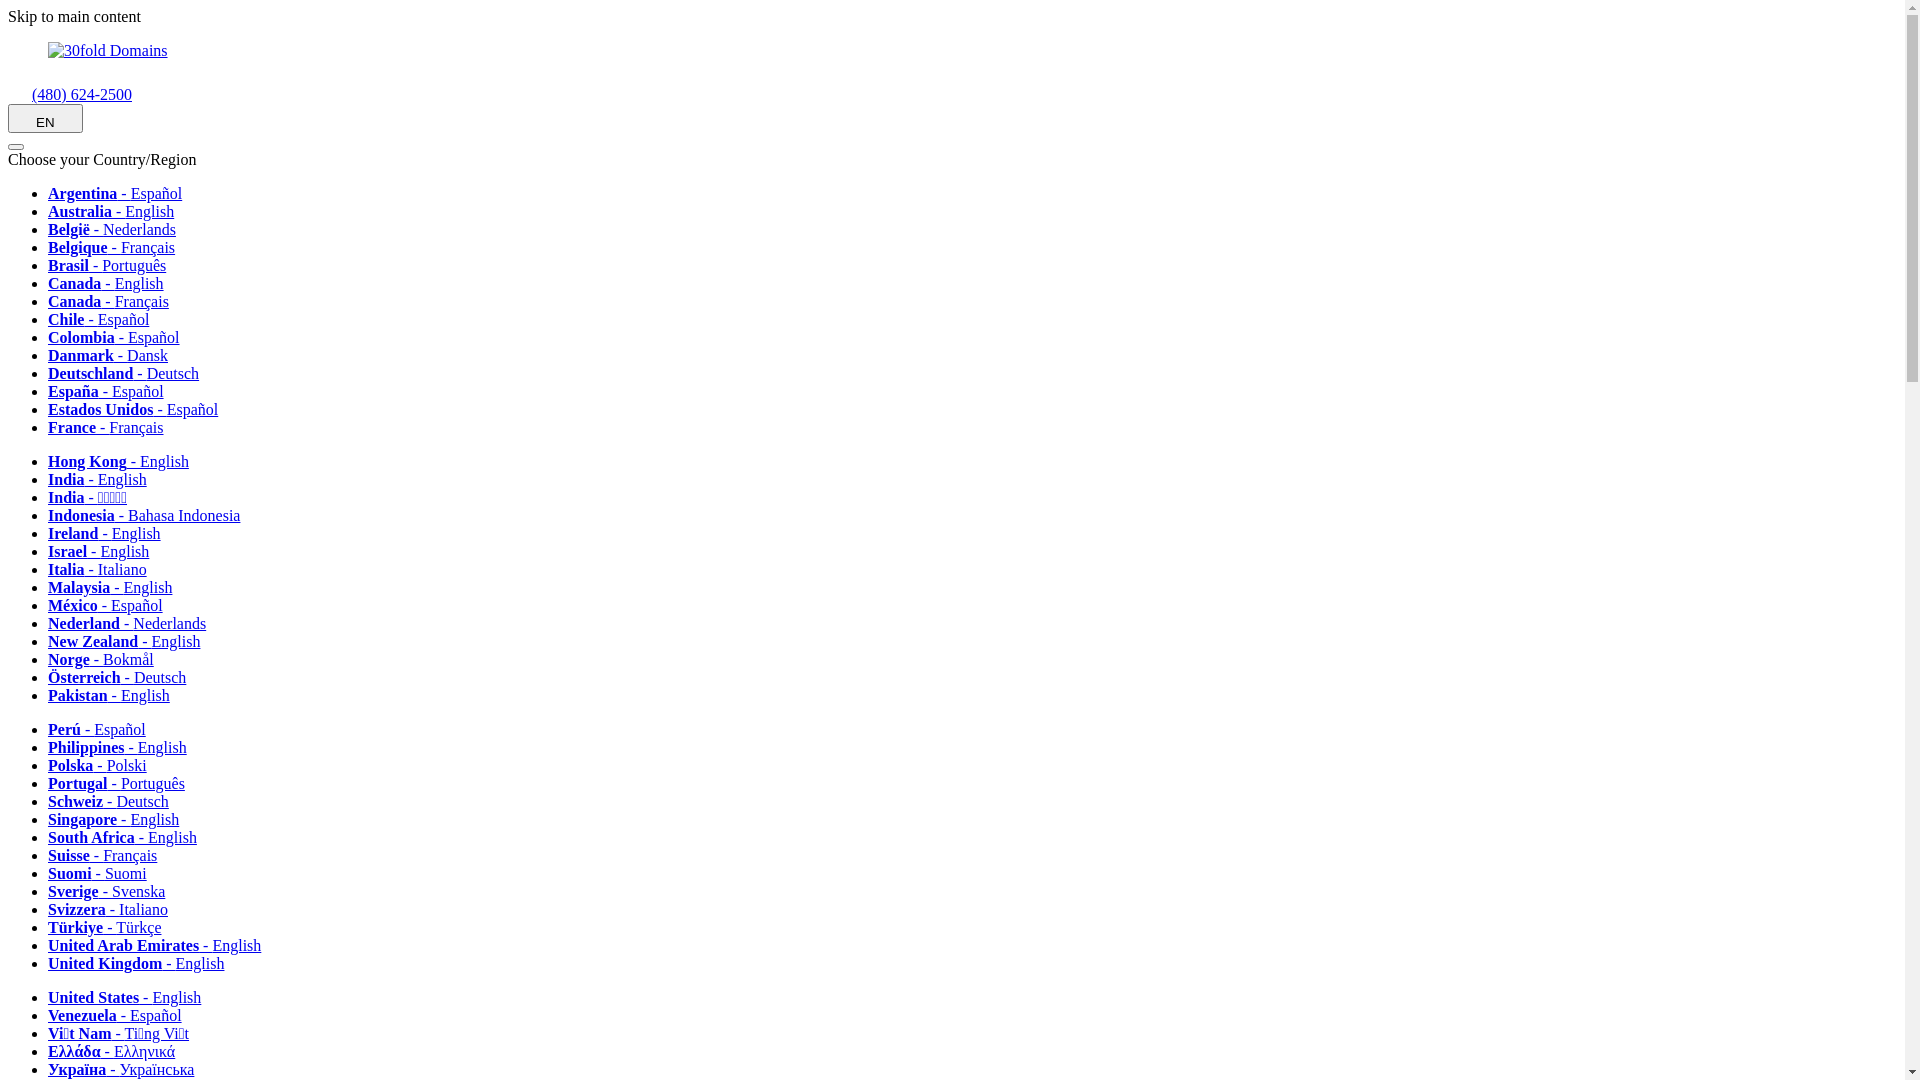 This screenshot has width=1920, height=1080. Describe the element at coordinates (117, 211) in the screenshot. I see `'Australia - English'` at that location.